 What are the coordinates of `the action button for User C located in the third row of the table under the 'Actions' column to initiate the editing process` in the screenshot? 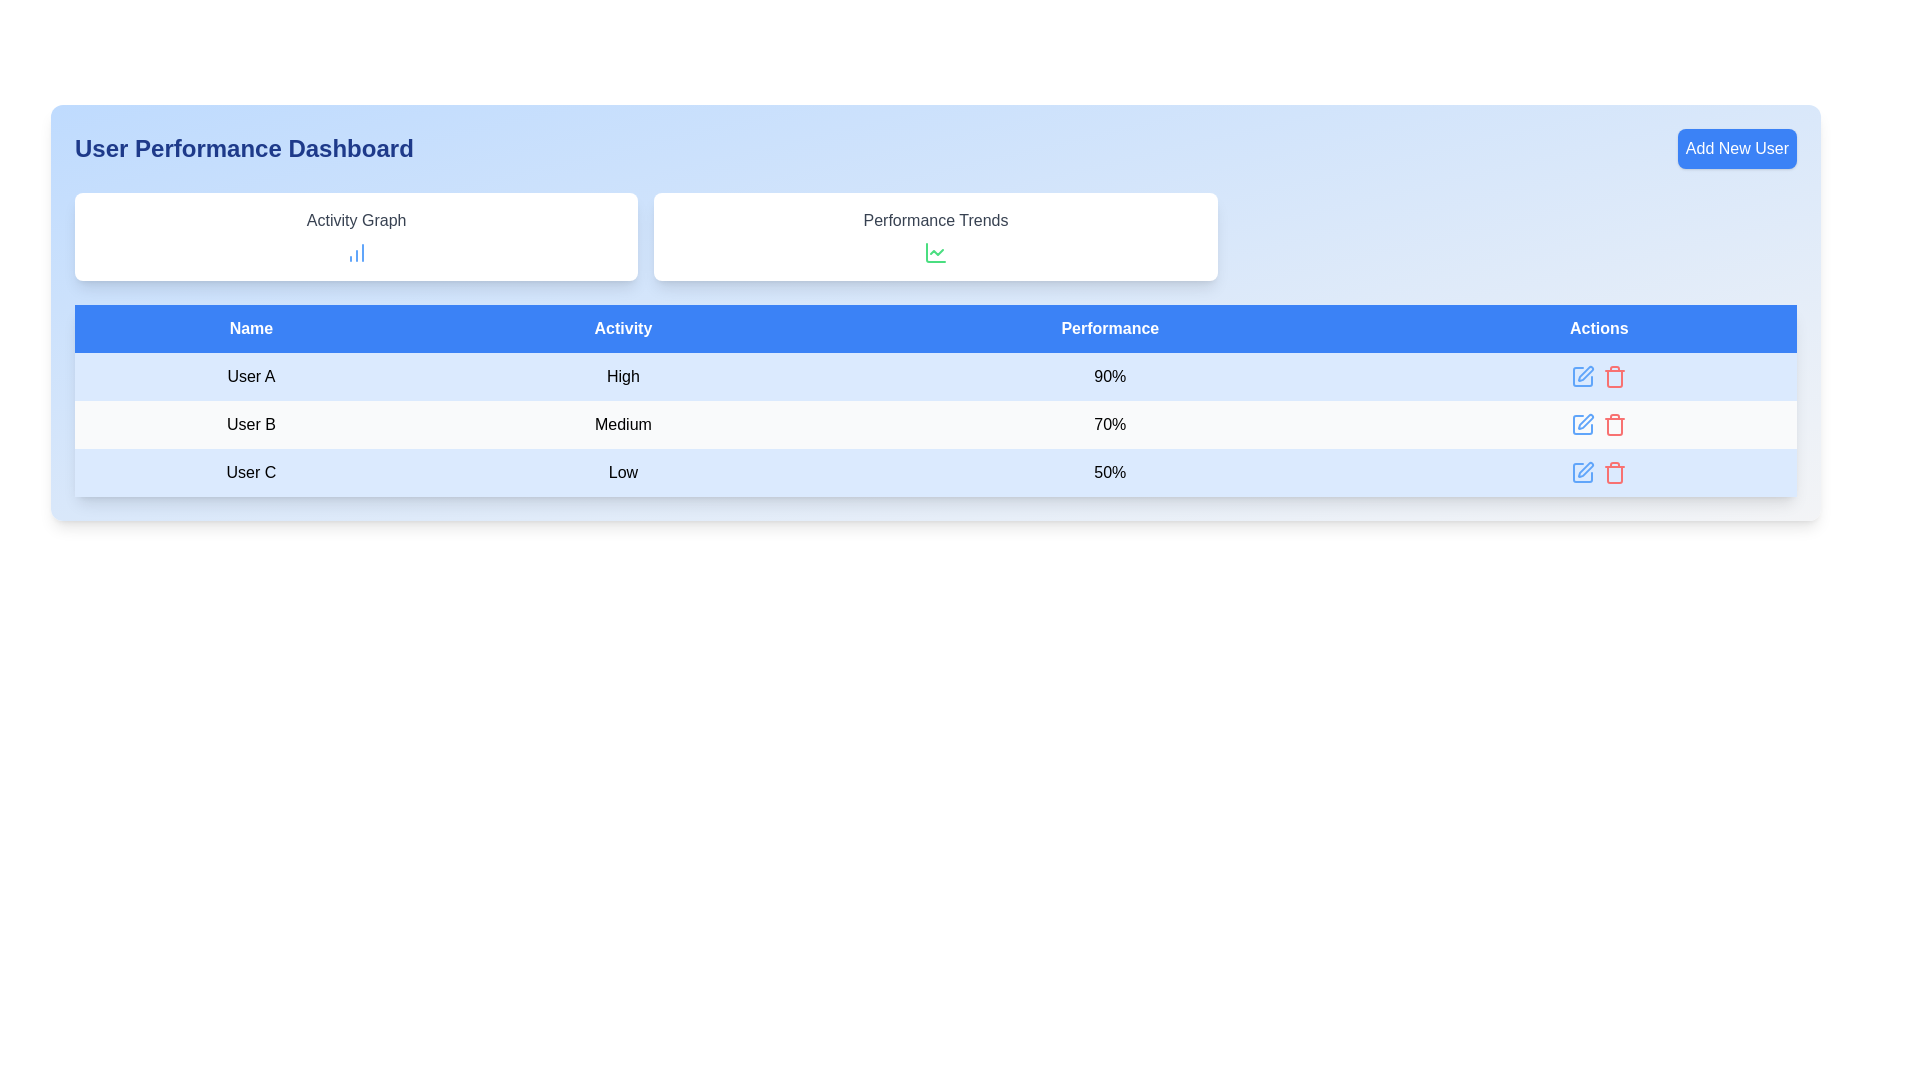 It's located at (1582, 473).